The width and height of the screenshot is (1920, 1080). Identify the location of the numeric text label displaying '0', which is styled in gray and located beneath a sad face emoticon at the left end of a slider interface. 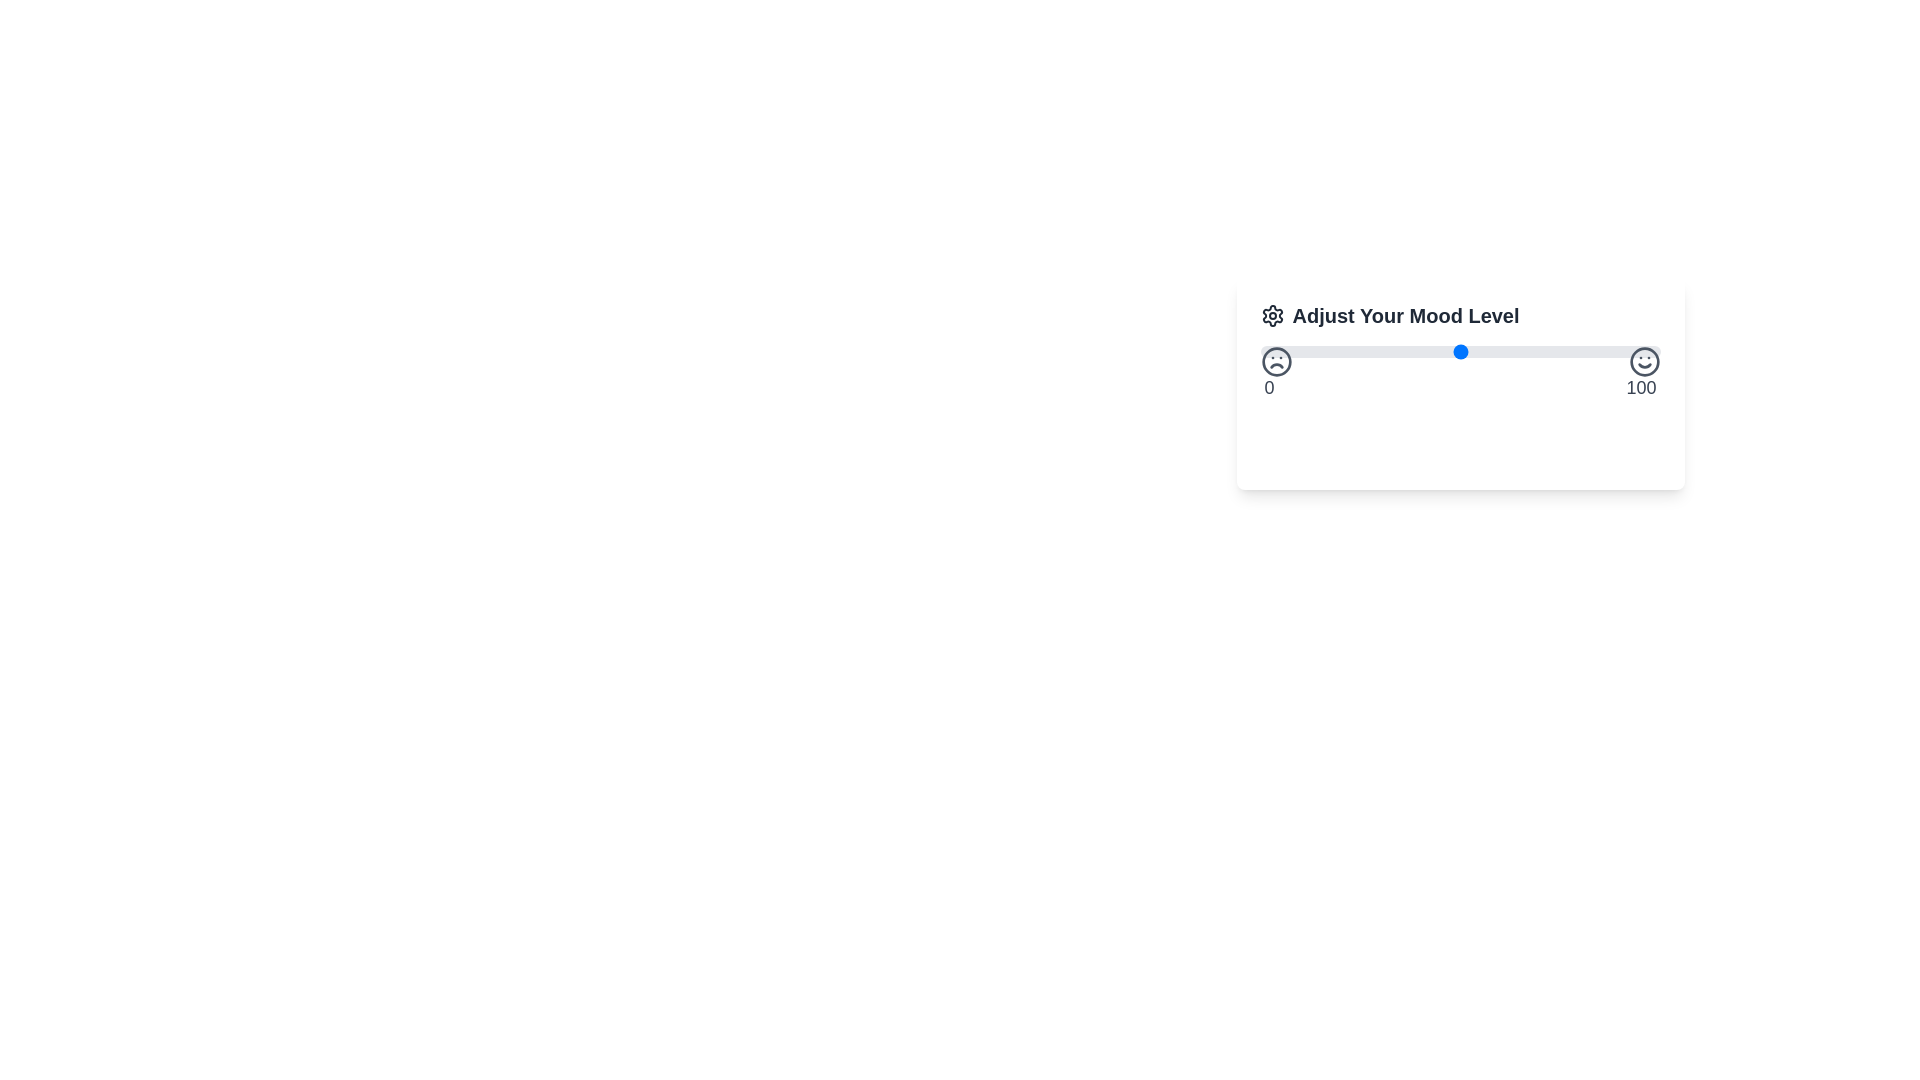
(1268, 388).